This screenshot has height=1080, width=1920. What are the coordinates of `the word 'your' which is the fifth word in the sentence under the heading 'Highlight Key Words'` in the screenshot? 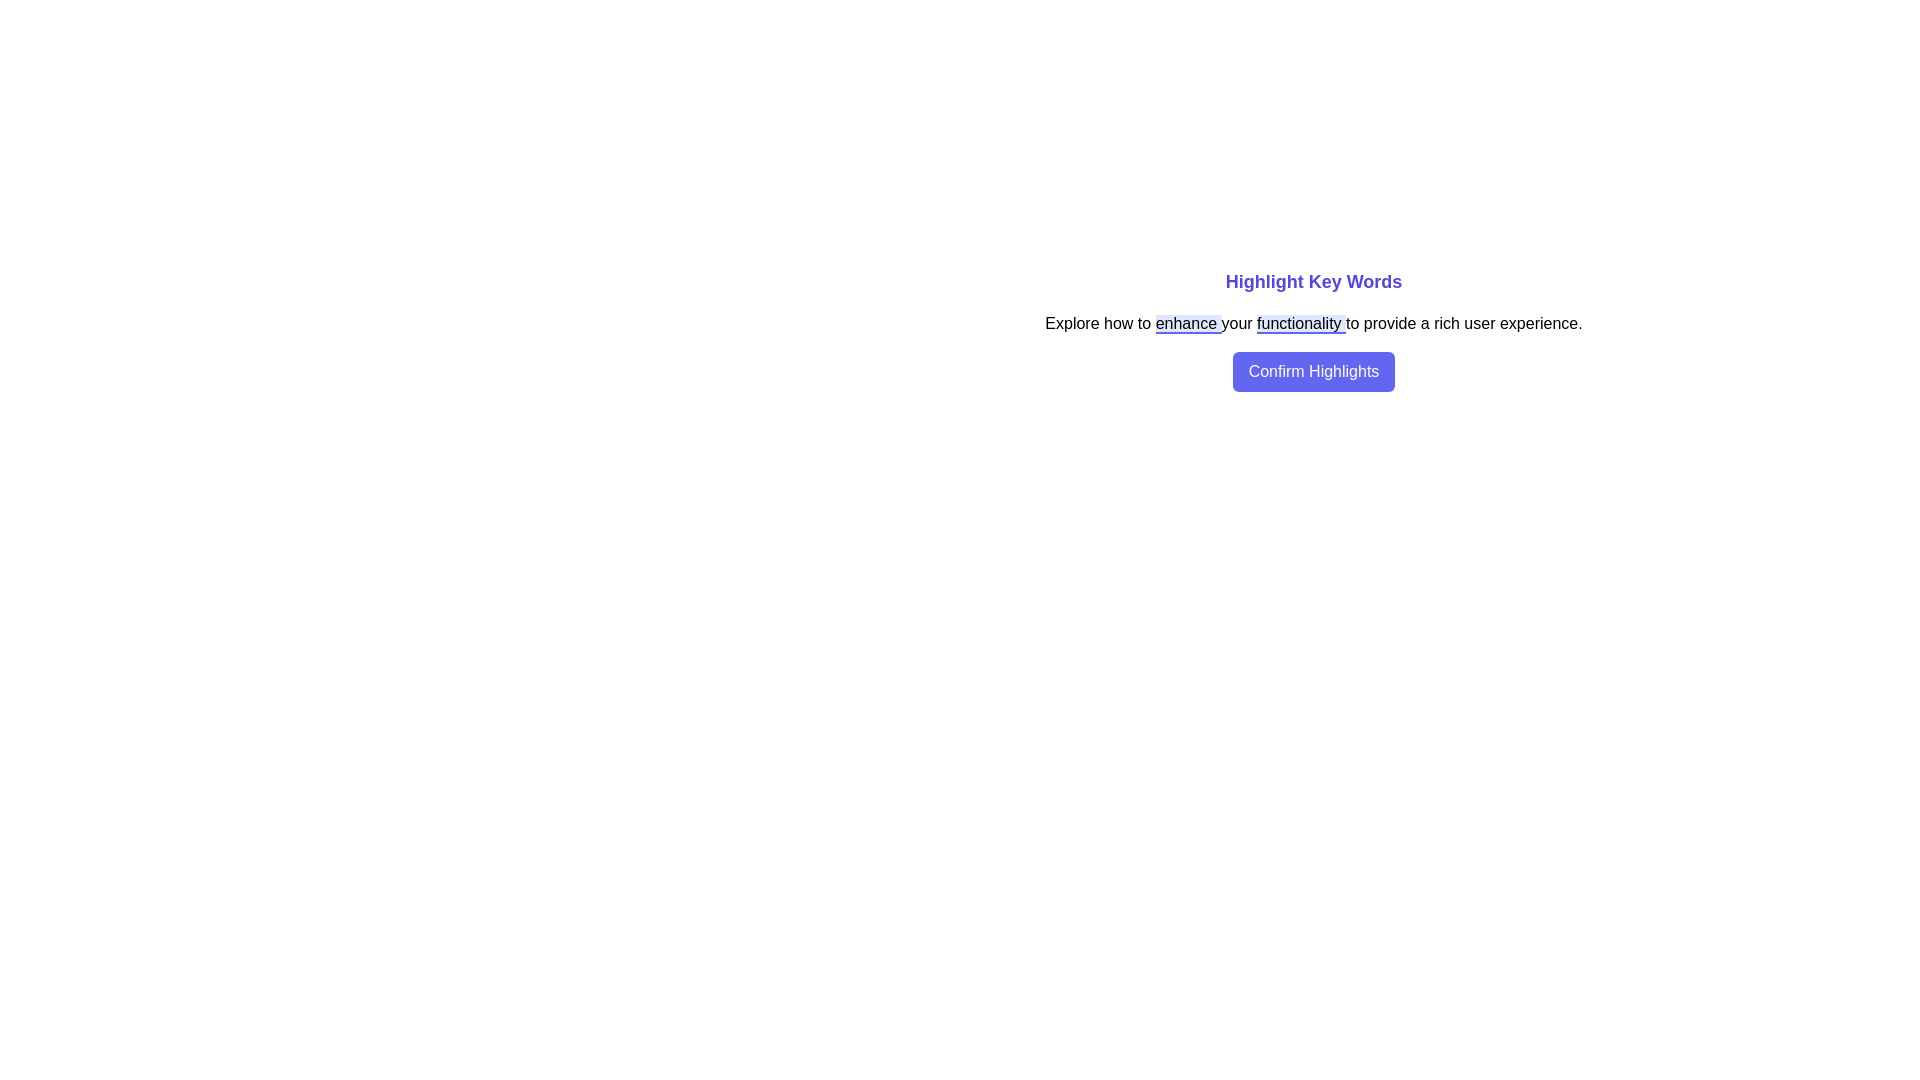 It's located at (1237, 323).